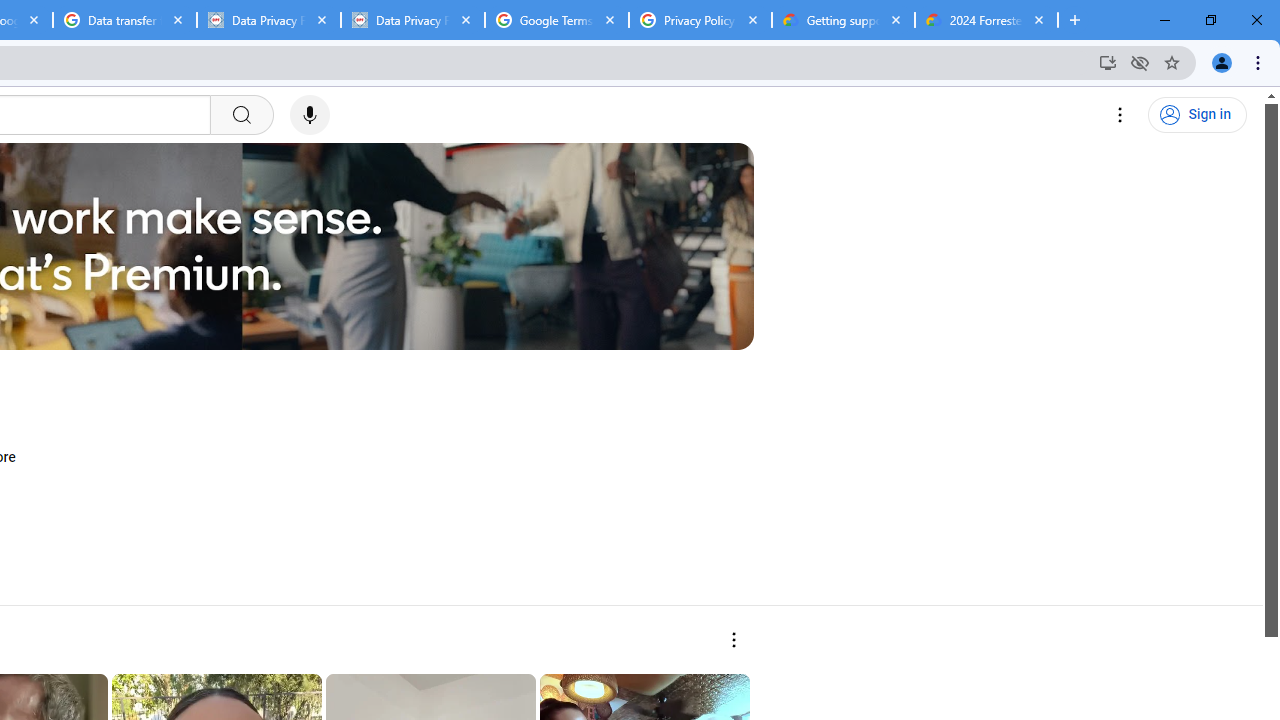  What do you see at coordinates (1171, 61) in the screenshot?
I see `'Bookmark this tab'` at bounding box center [1171, 61].